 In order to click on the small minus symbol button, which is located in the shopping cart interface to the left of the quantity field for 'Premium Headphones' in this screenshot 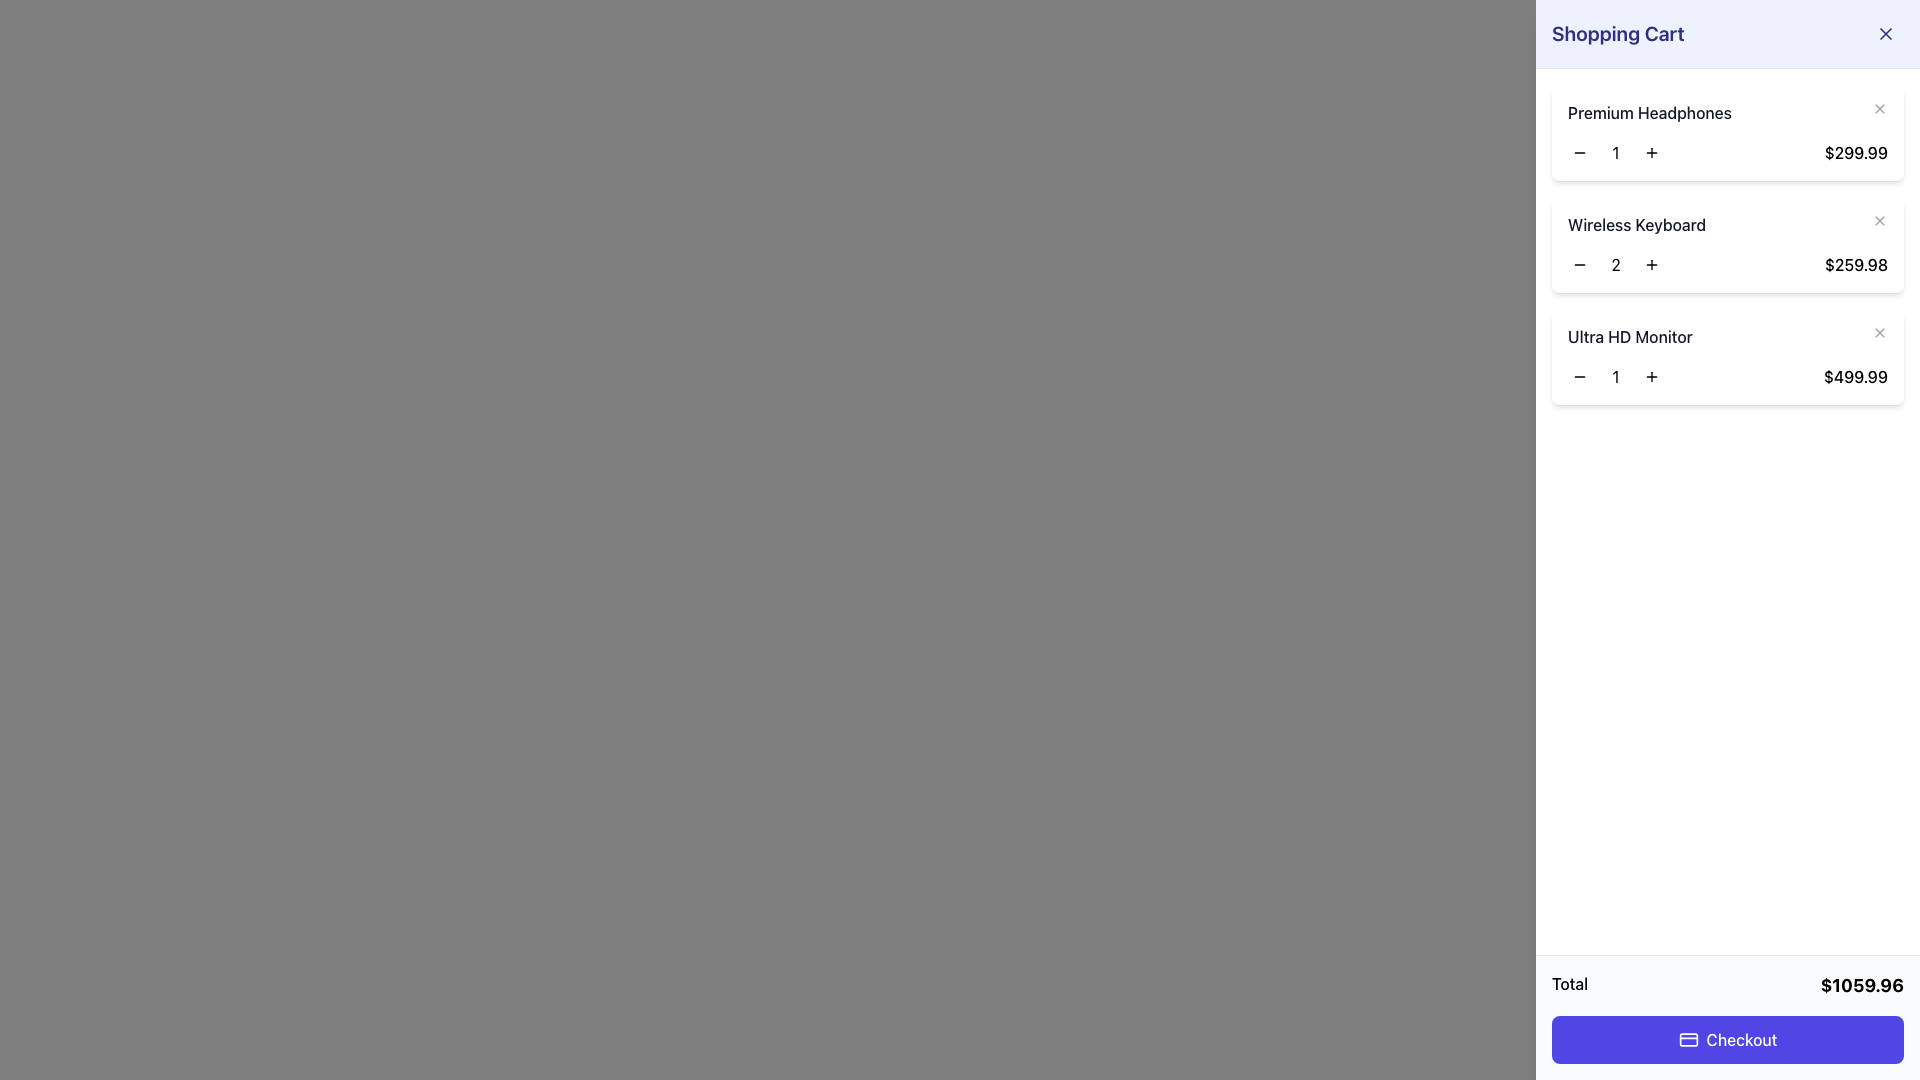, I will do `click(1578, 152)`.